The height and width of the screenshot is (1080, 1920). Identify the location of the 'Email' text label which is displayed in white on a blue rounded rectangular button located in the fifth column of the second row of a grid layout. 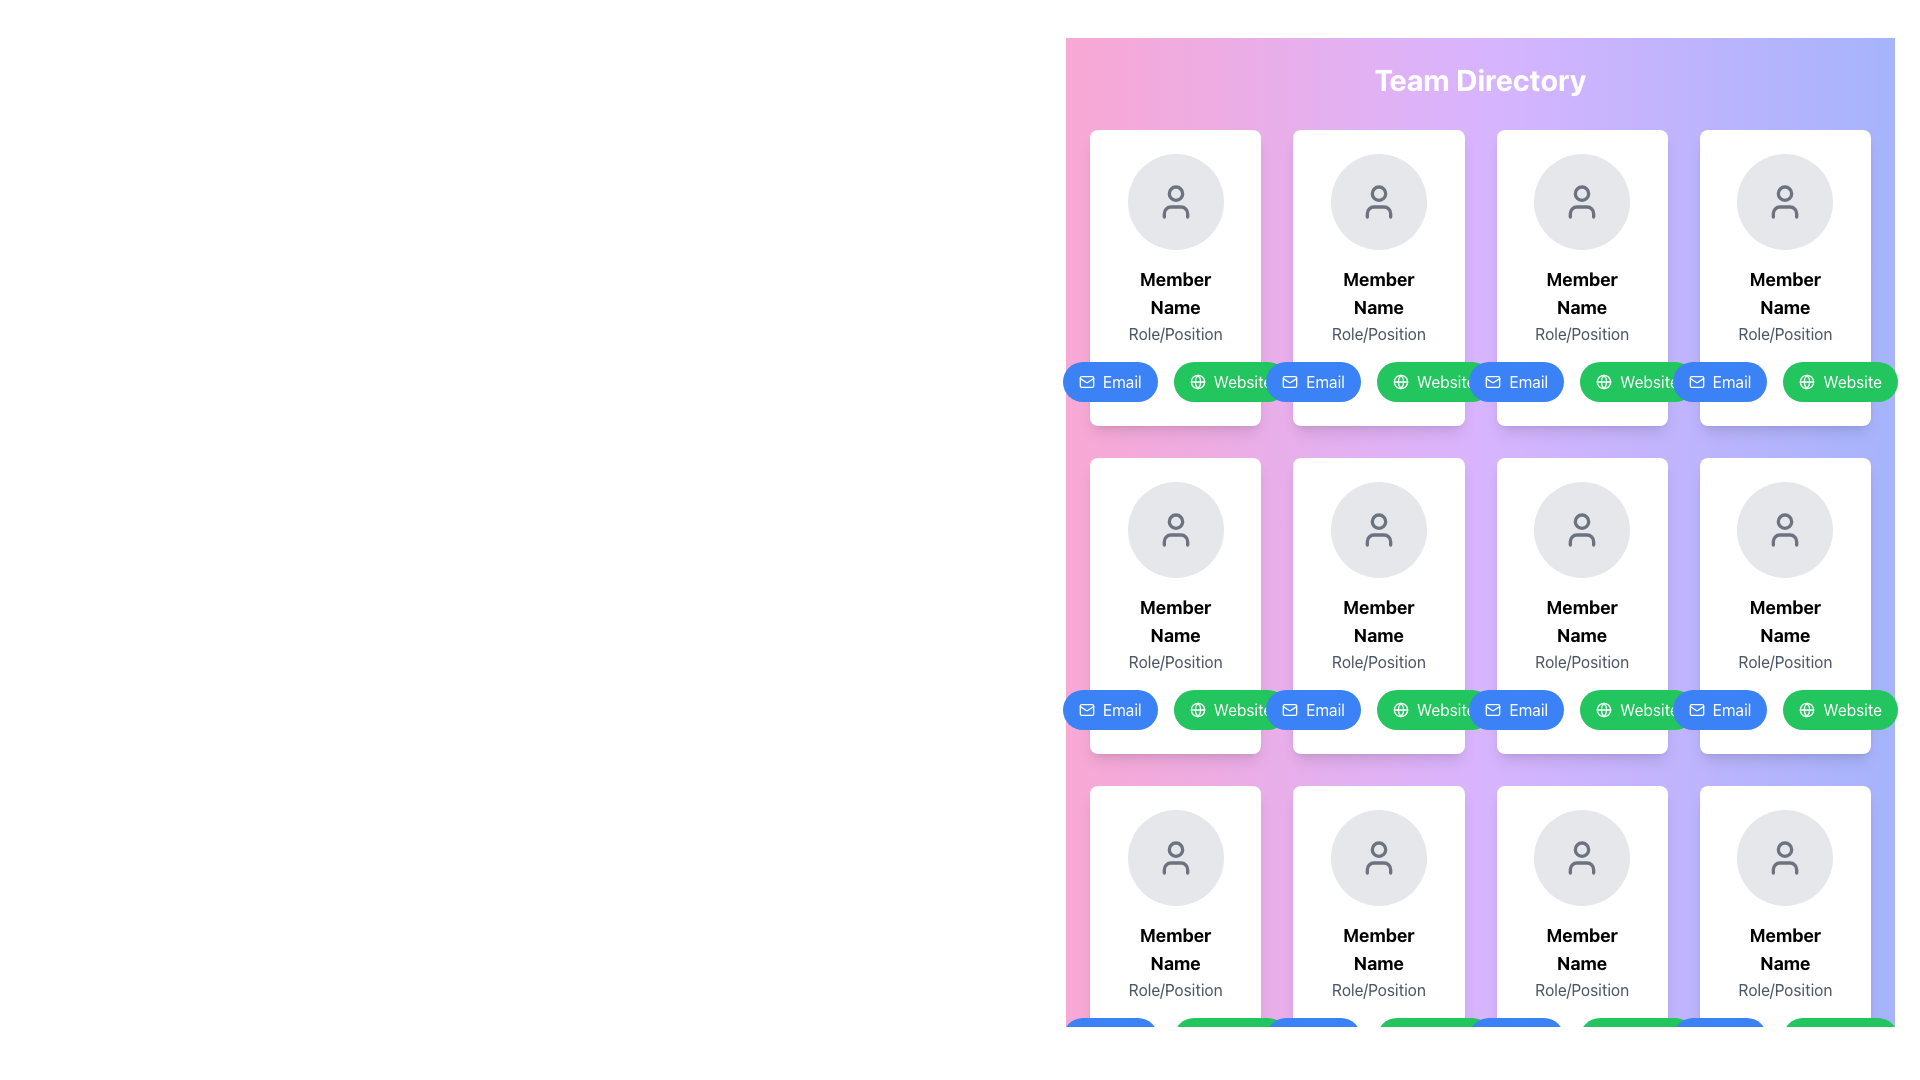
(1527, 381).